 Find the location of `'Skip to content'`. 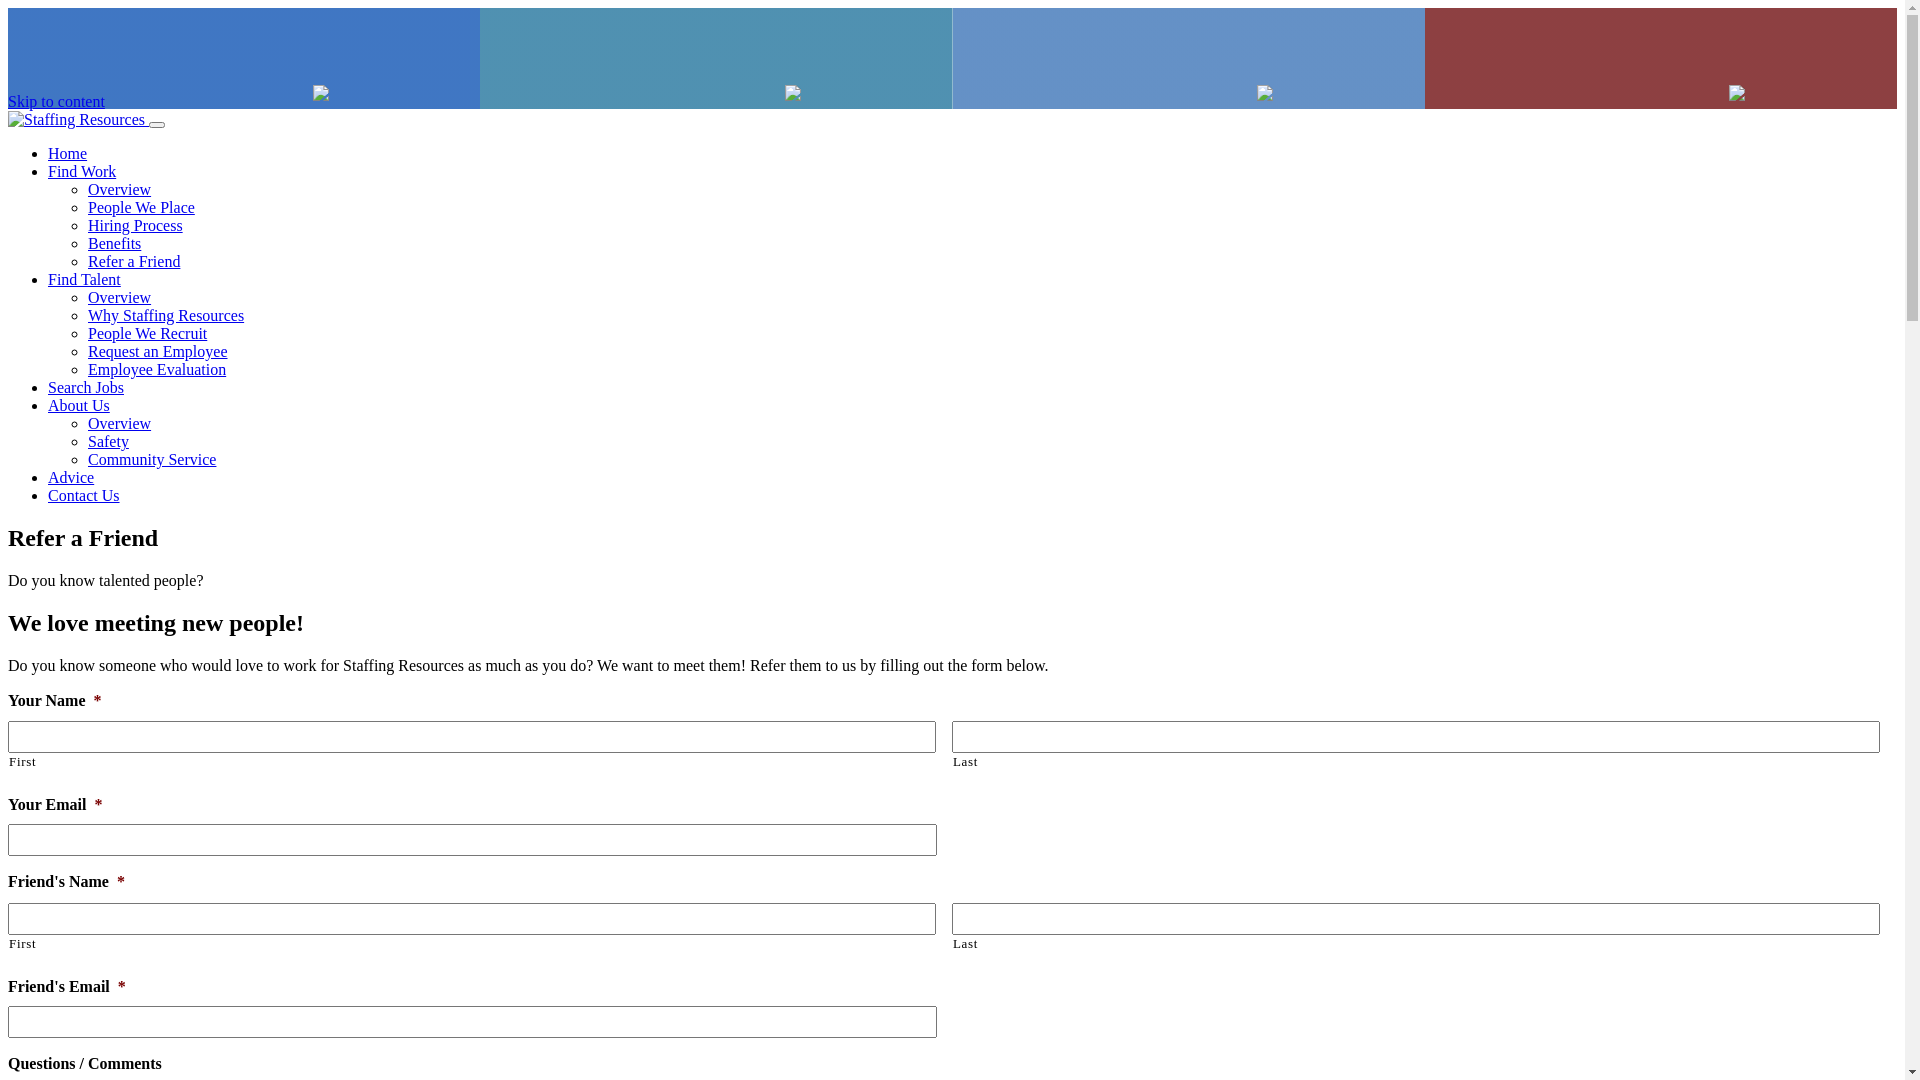

'Skip to content' is located at coordinates (56, 101).